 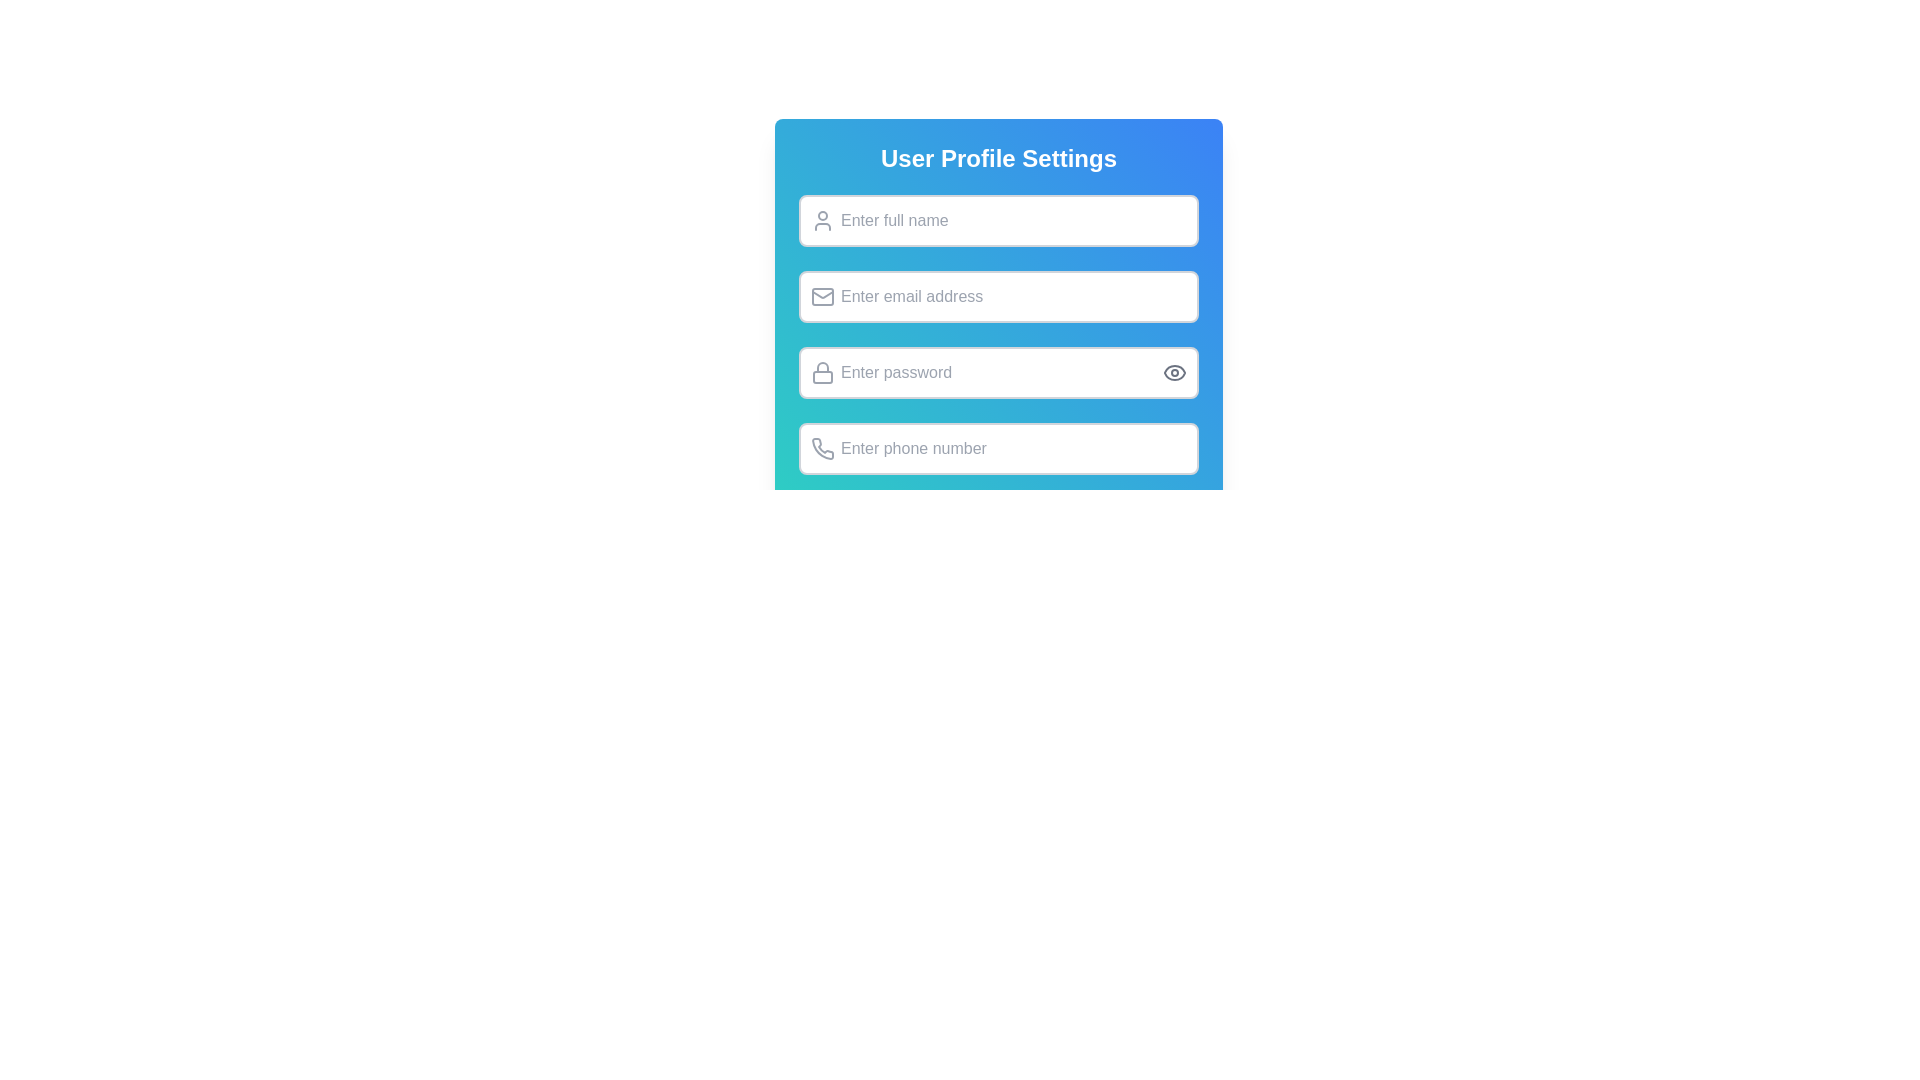 What do you see at coordinates (1175, 373) in the screenshot?
I see `the password visibility toggle icon located to the right side of the password input field to switch between obscured and revealed text` at bounding box center [1175, 373].